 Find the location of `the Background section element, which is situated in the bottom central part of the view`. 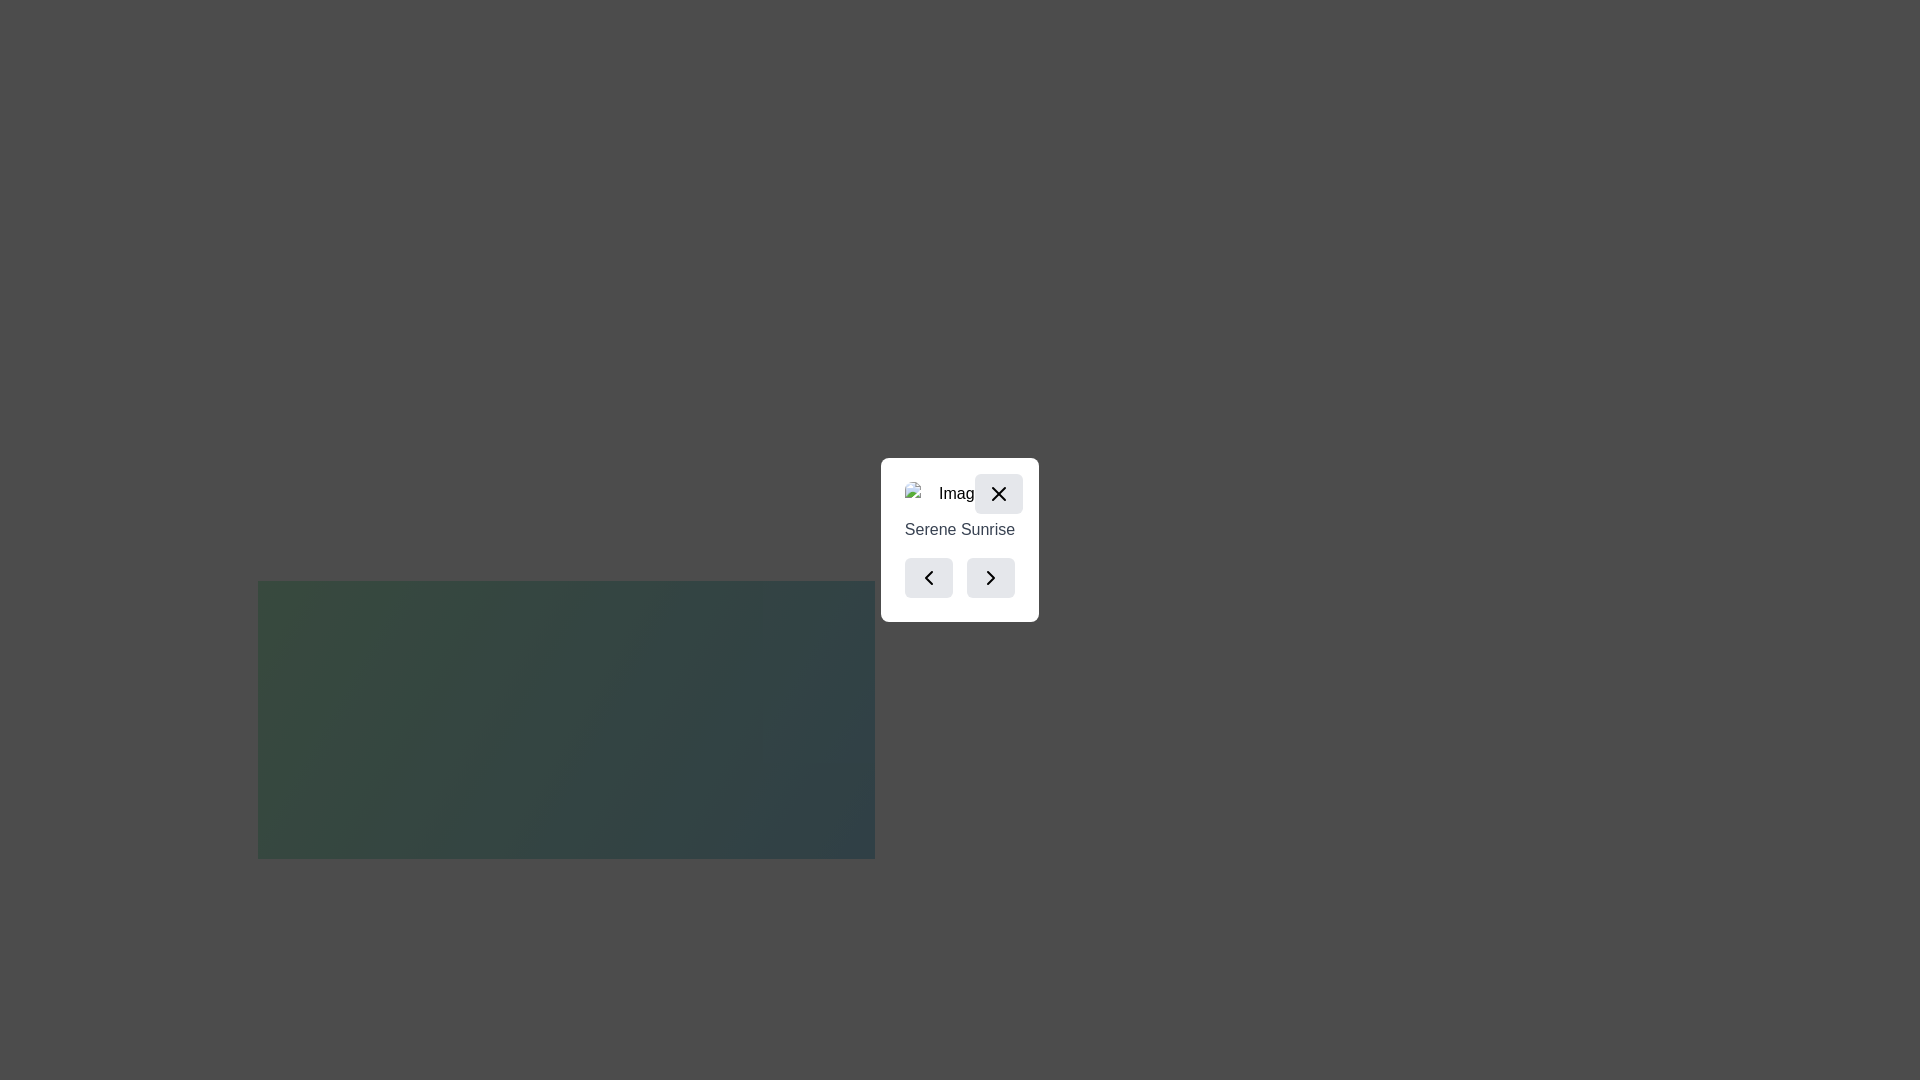

the Background section element, which is situated in the bottom central part of the view is located at coordinates (565, 707).